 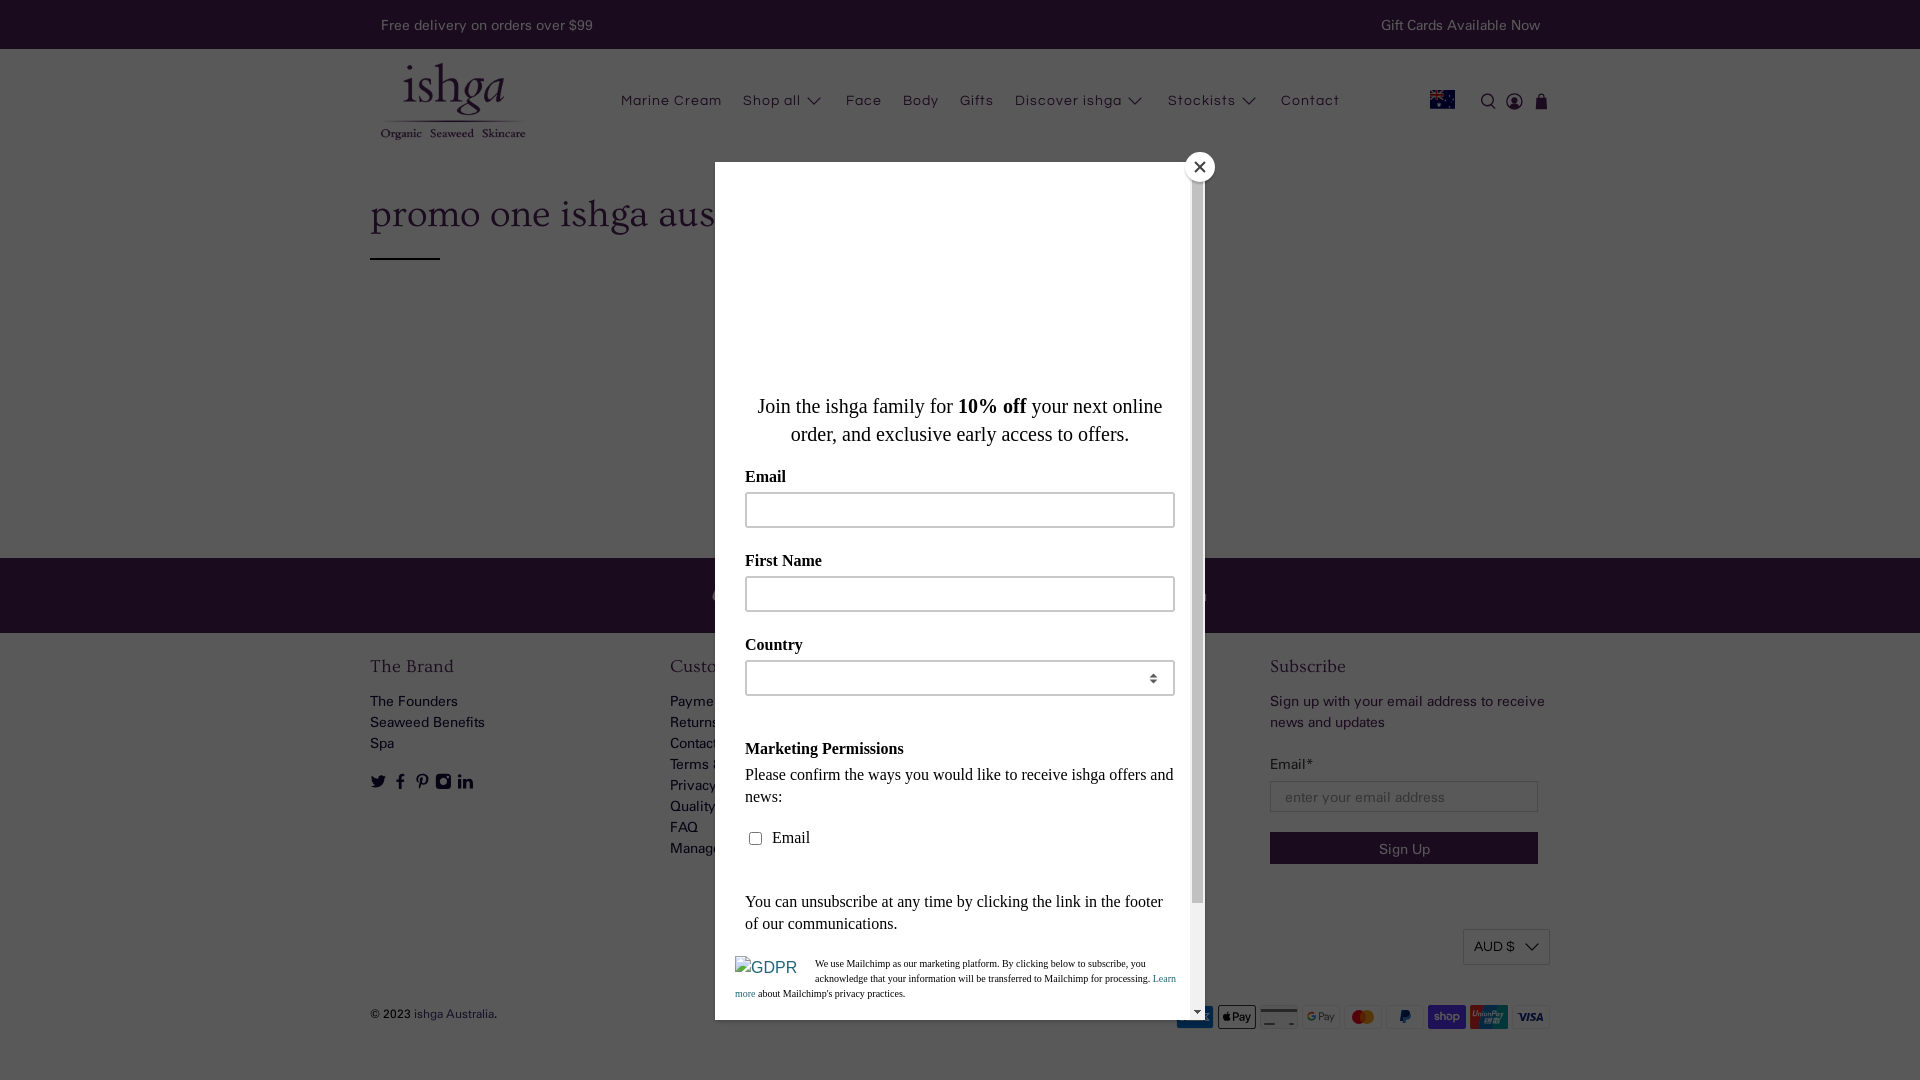 I want to click on 'Face', so click(x=835, y=101).